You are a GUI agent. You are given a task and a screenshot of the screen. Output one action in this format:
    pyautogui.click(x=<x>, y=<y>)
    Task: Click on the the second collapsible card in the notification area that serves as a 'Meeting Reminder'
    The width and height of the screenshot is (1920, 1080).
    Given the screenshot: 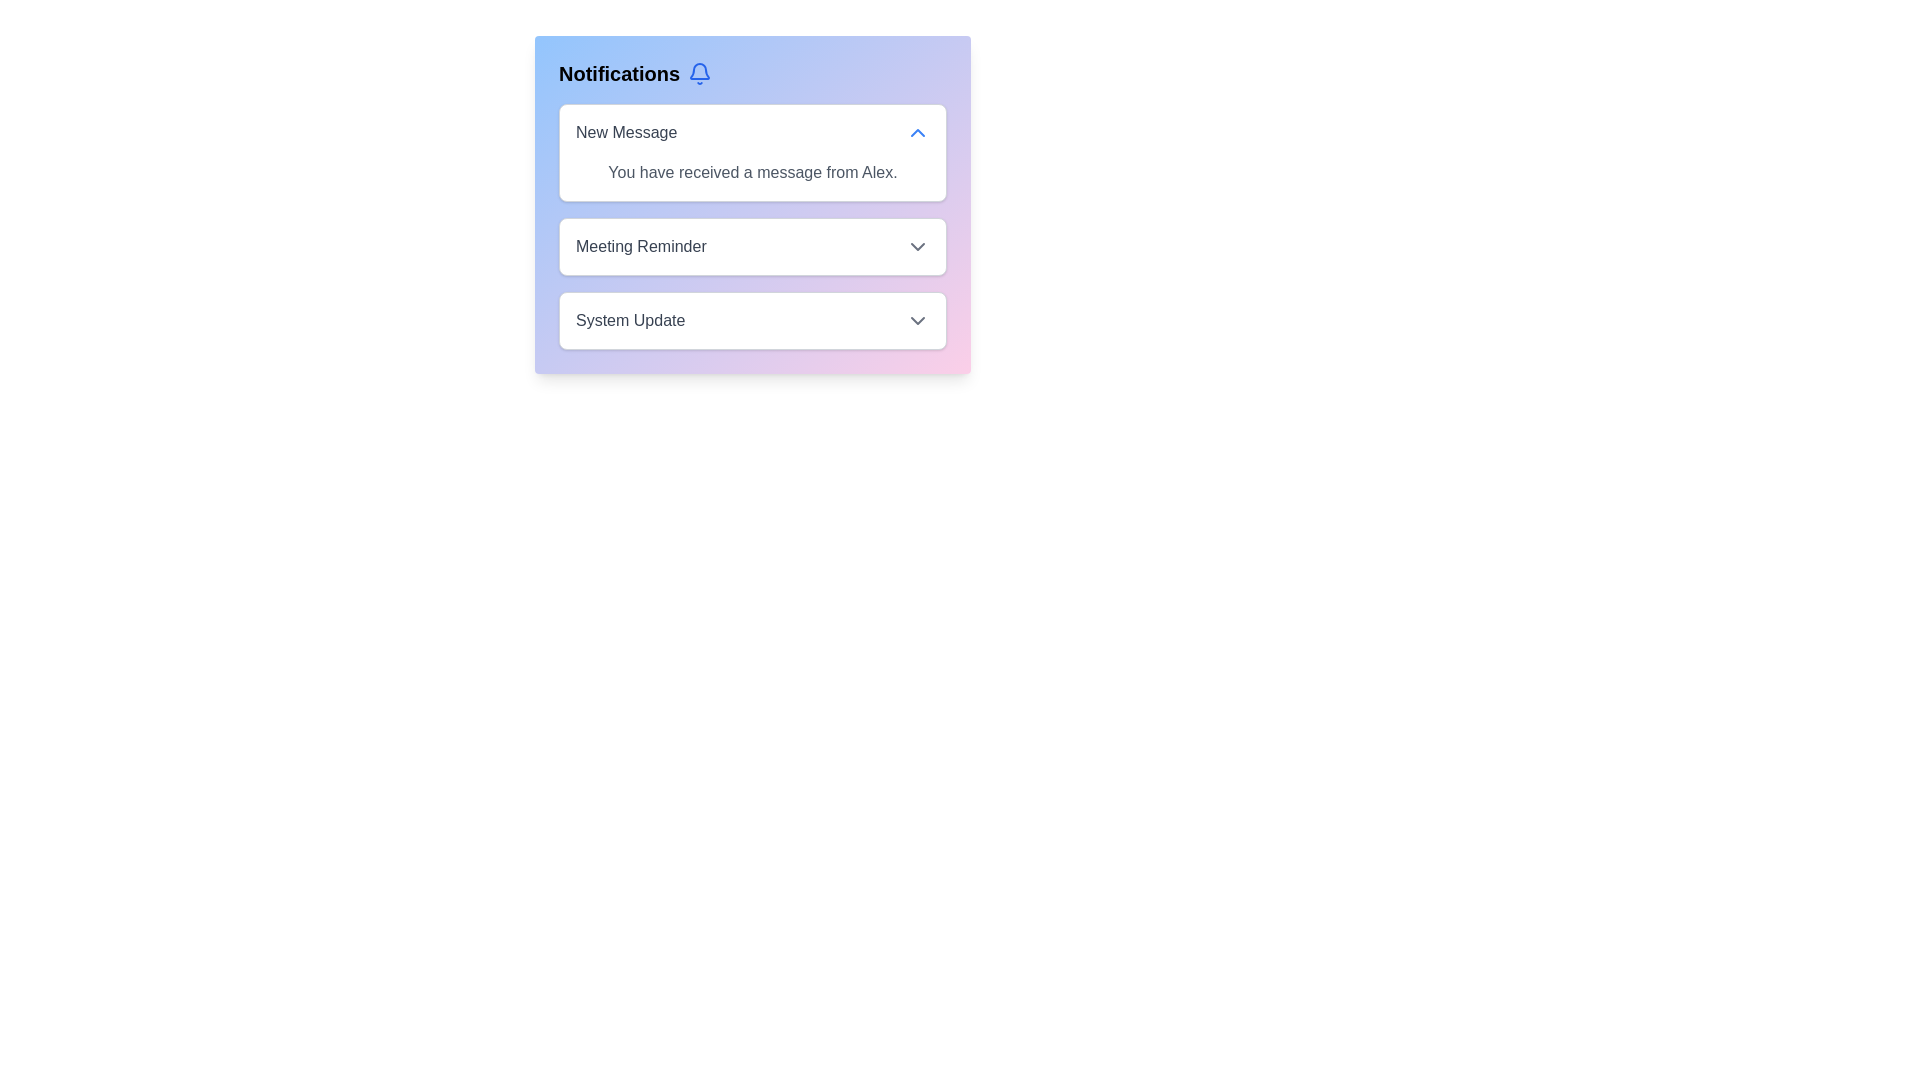 What is the action you would take?
    pyautogui.click(x=752, y=245)
    